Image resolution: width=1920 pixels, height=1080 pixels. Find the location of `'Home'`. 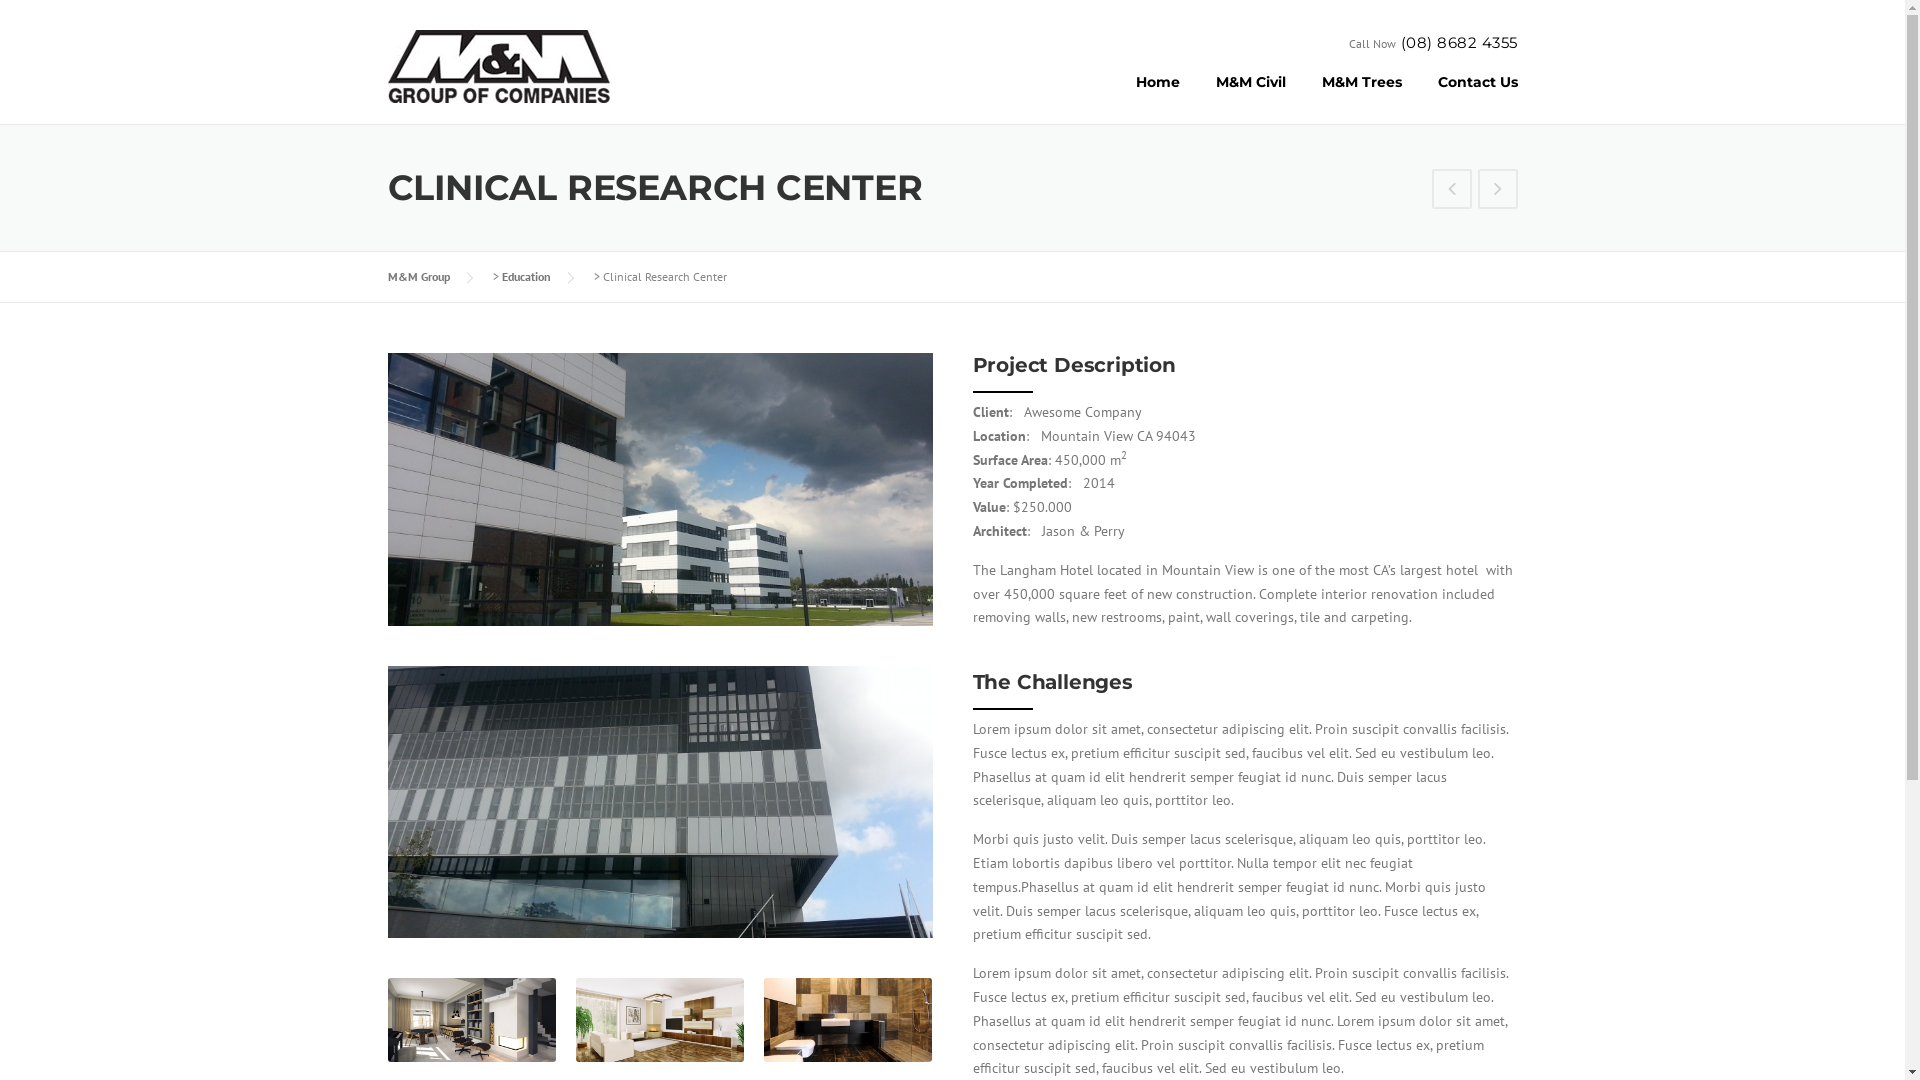

'Home' is located at coordinates (1157, 96).